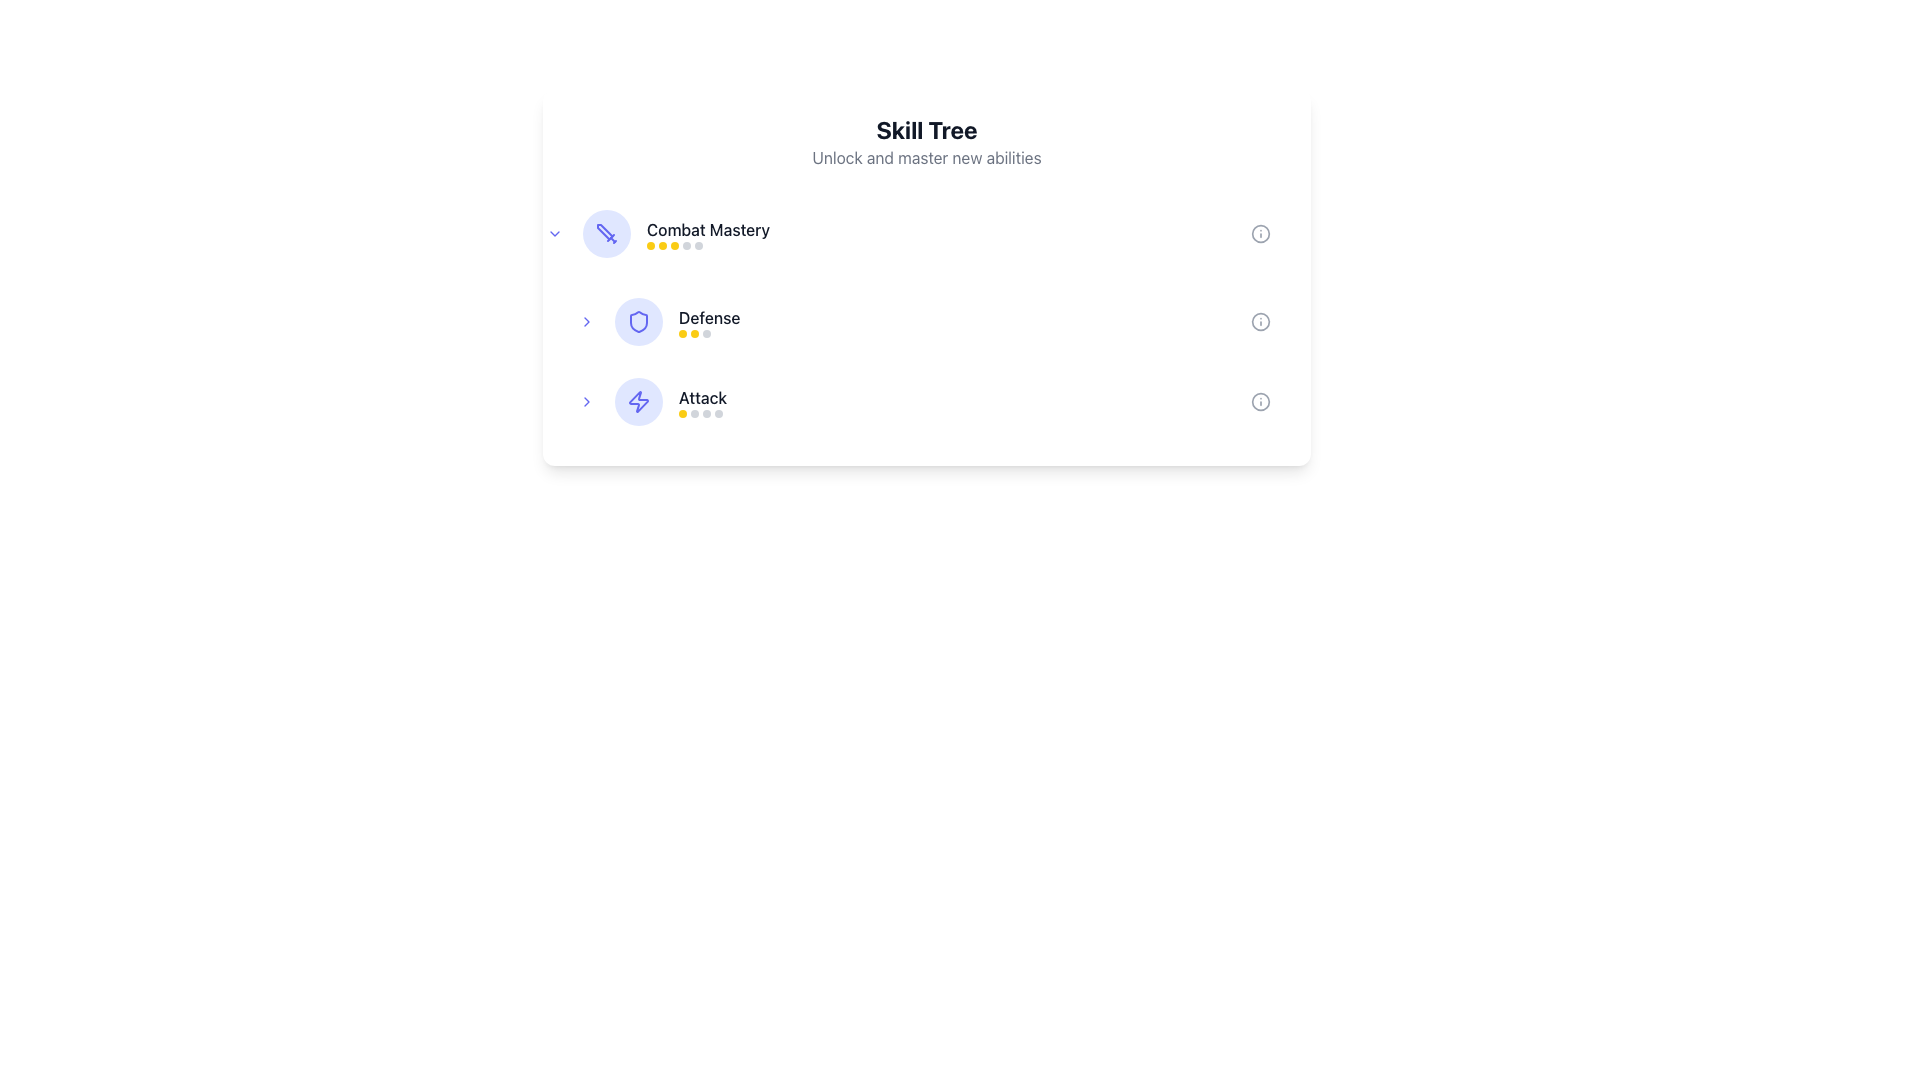 The image size is (1920, 1080). What do you see at coordinates (925, 130) in the screenshot?
I see `text content of the 'Skill Tree' heading displayed in bold, large font at the top center of the content section` at bounding box center [925, 130].